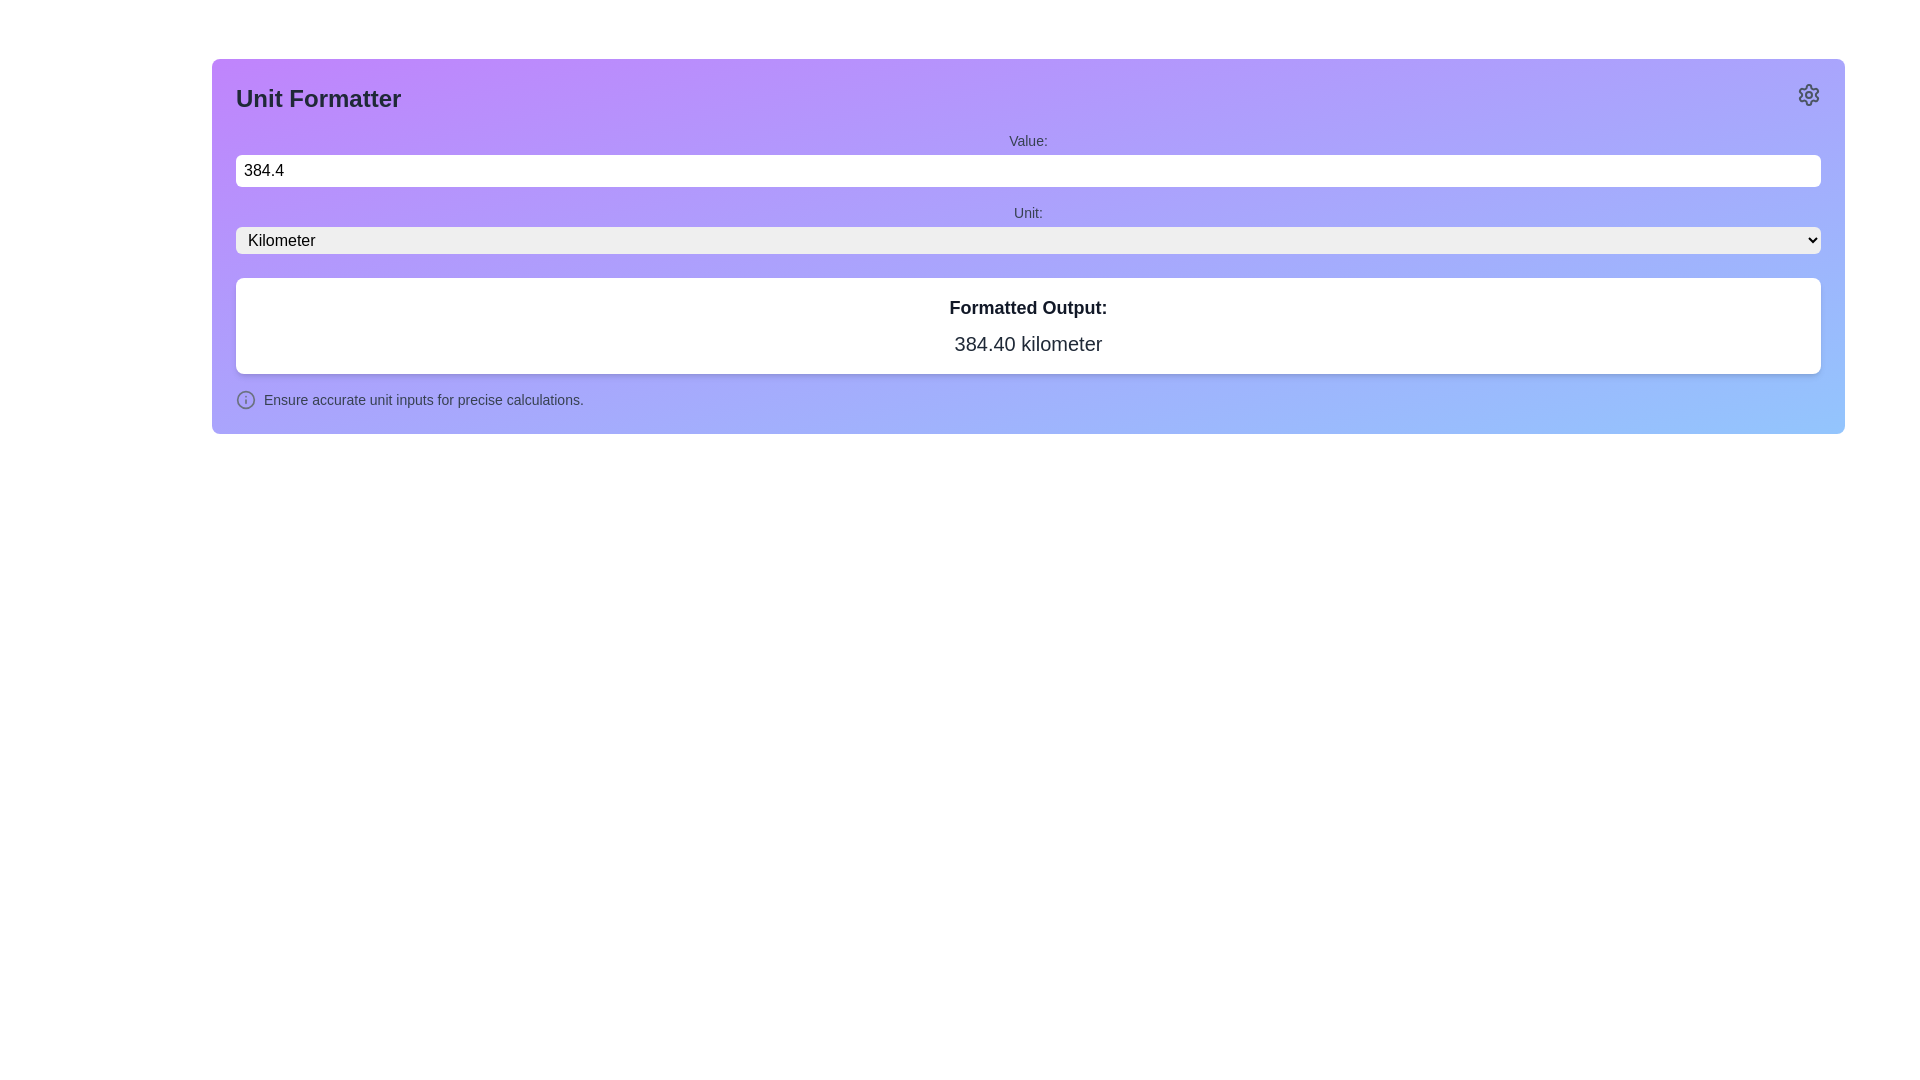 This screenshot has width=1920, height=1080. Describe the element at coordinates (317, 99) in the screenshot. I see `the bold text label 'Unit Formatter' located at the top of the interface` at that location.